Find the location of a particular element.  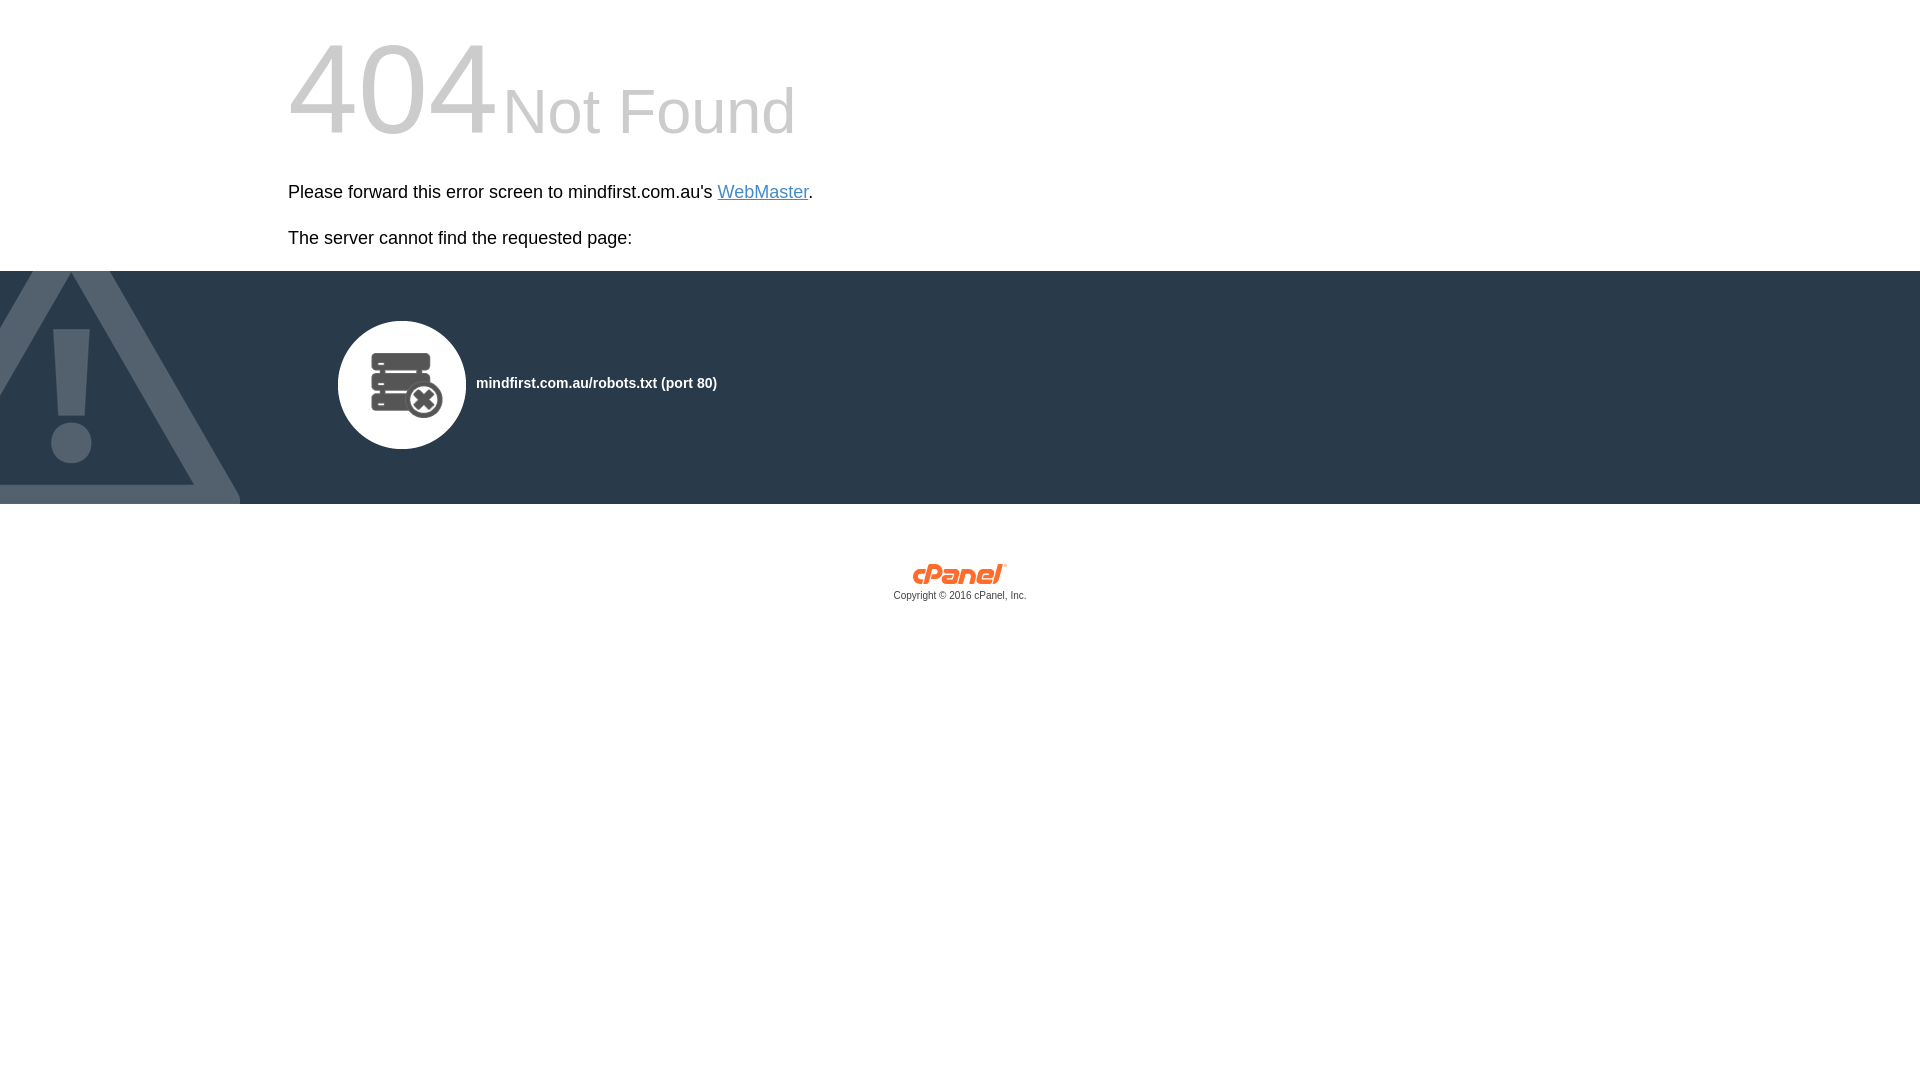

'WebMaster' is located at coordinates (762, 192).